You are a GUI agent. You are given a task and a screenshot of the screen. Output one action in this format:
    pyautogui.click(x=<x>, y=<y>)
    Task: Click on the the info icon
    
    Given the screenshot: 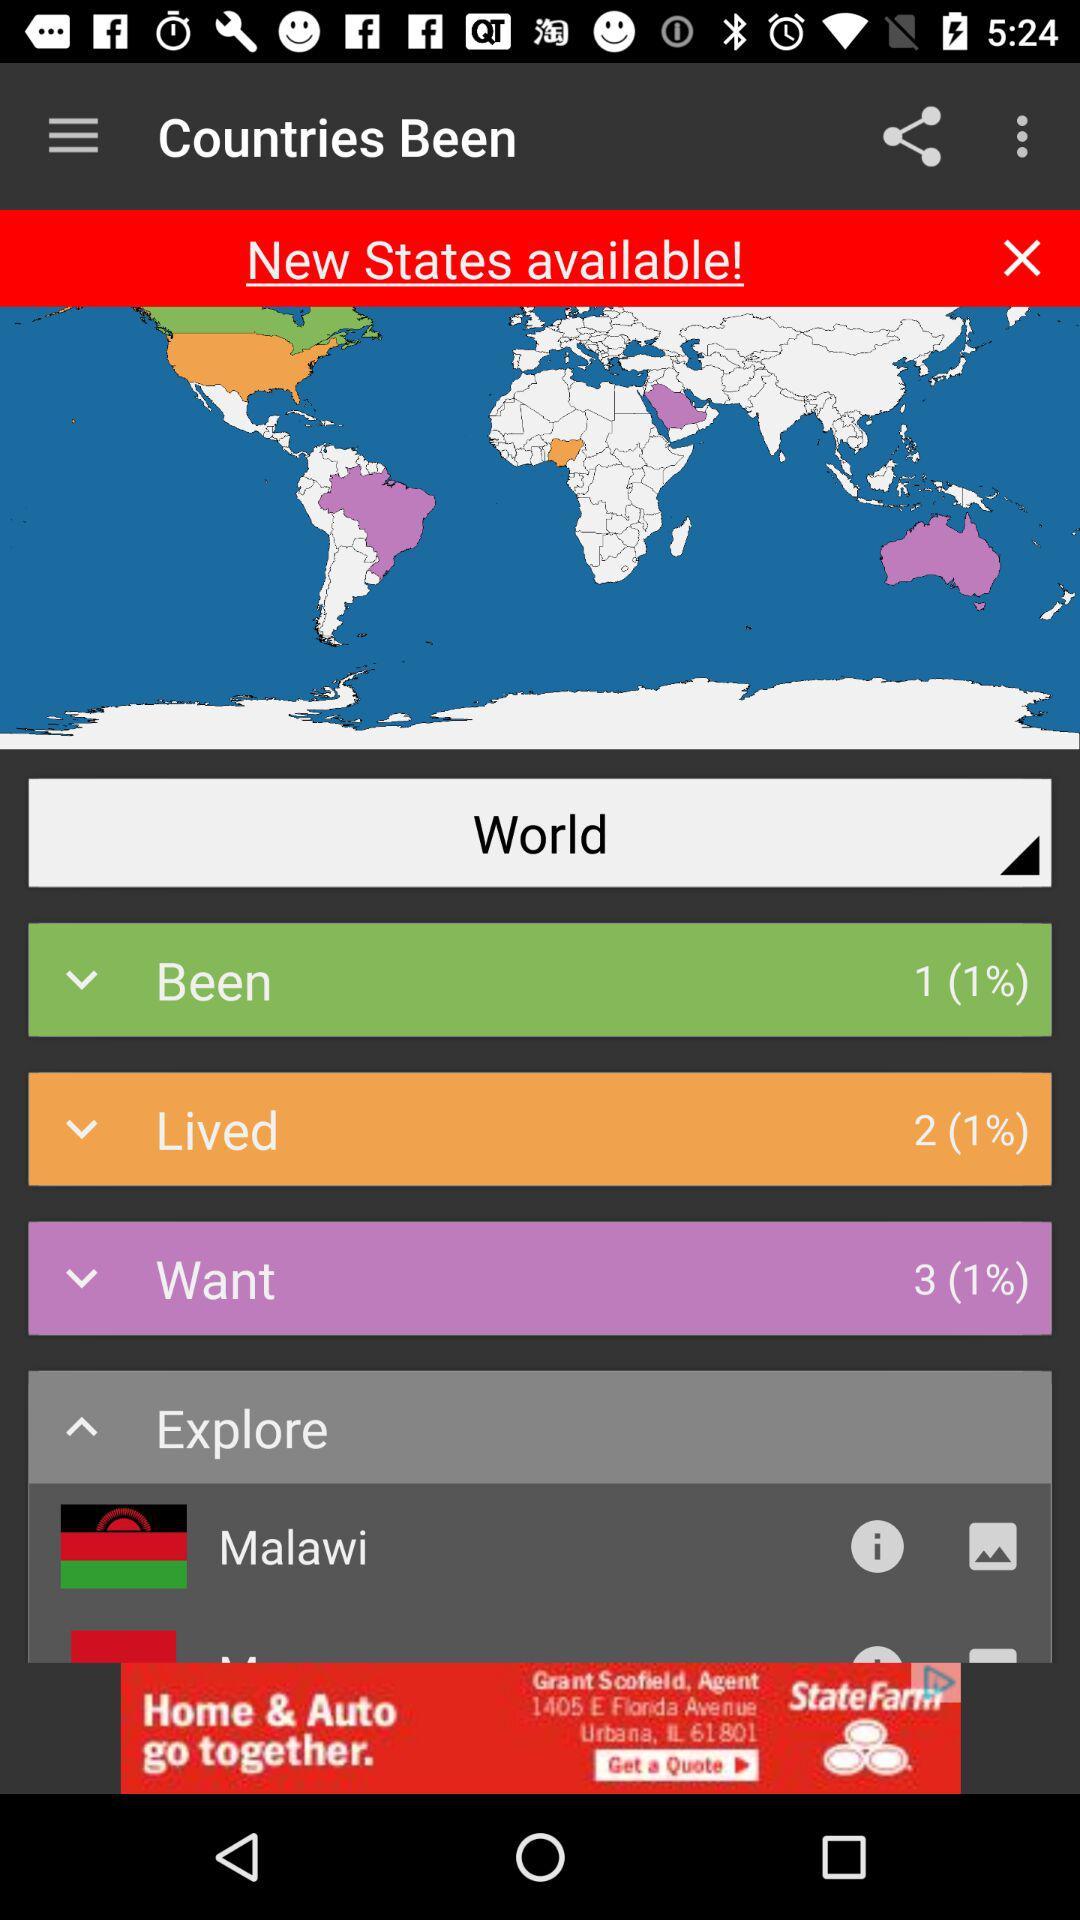 What is the action you would take?
    pyautogui.click(x=876, y=1545)
    